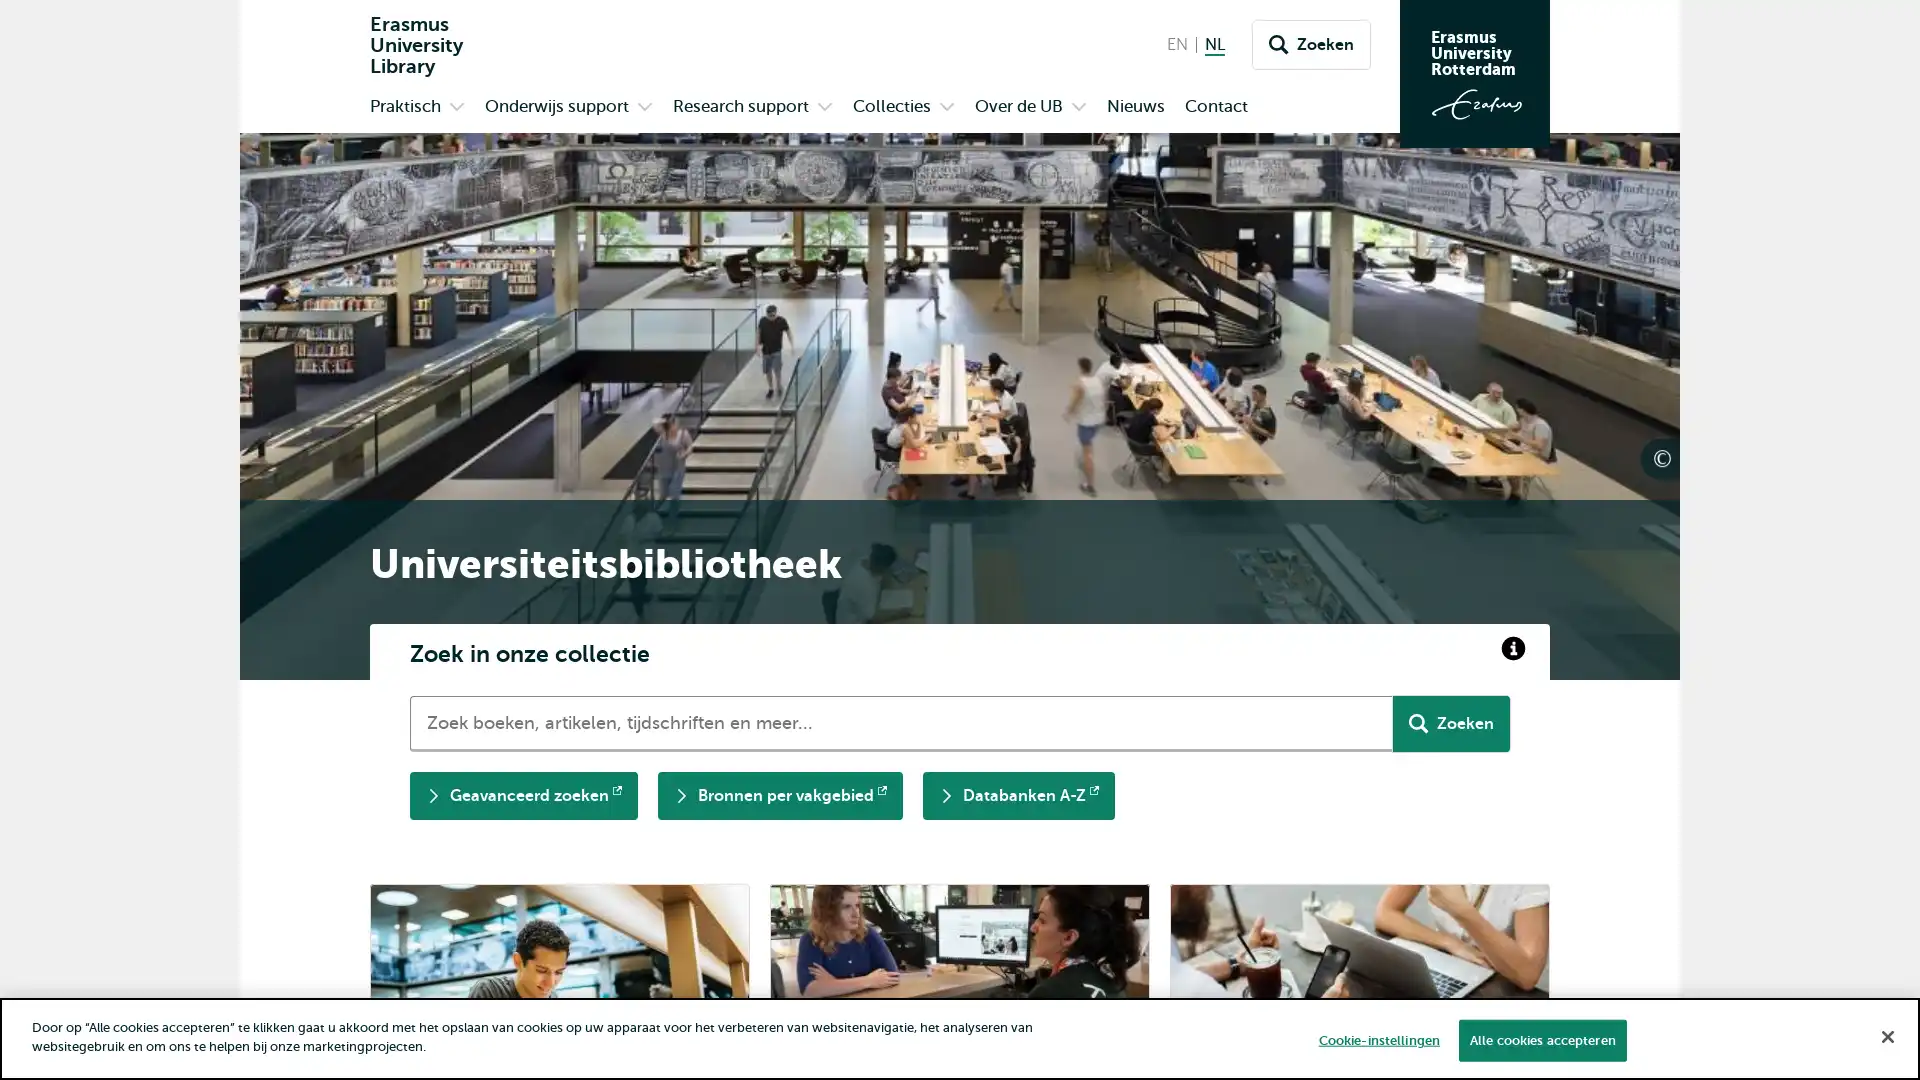 The image size is (1920, 1080). I want to click on Sluiten, so click(1886, 1035).